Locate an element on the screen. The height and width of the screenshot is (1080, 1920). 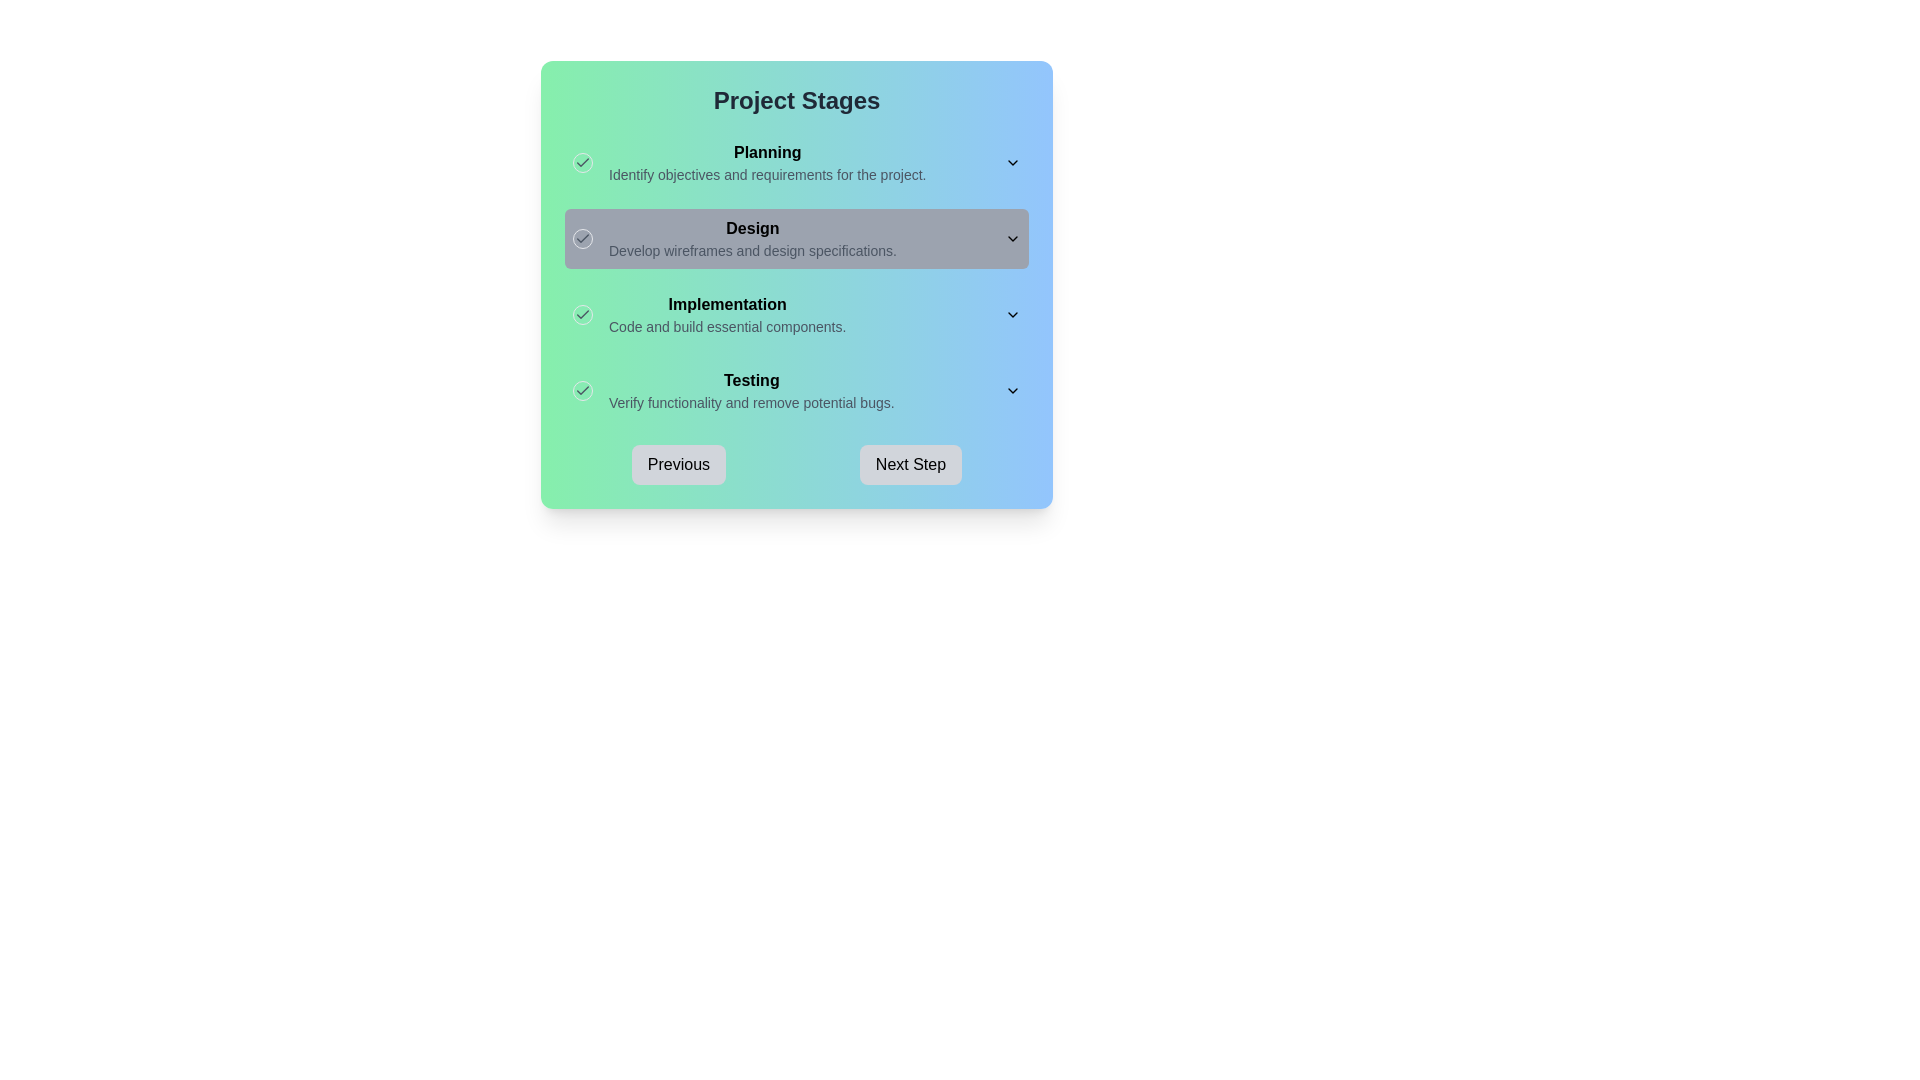
the arrow on the 'Implementation' stage list item is located at coordinates (795, 315).